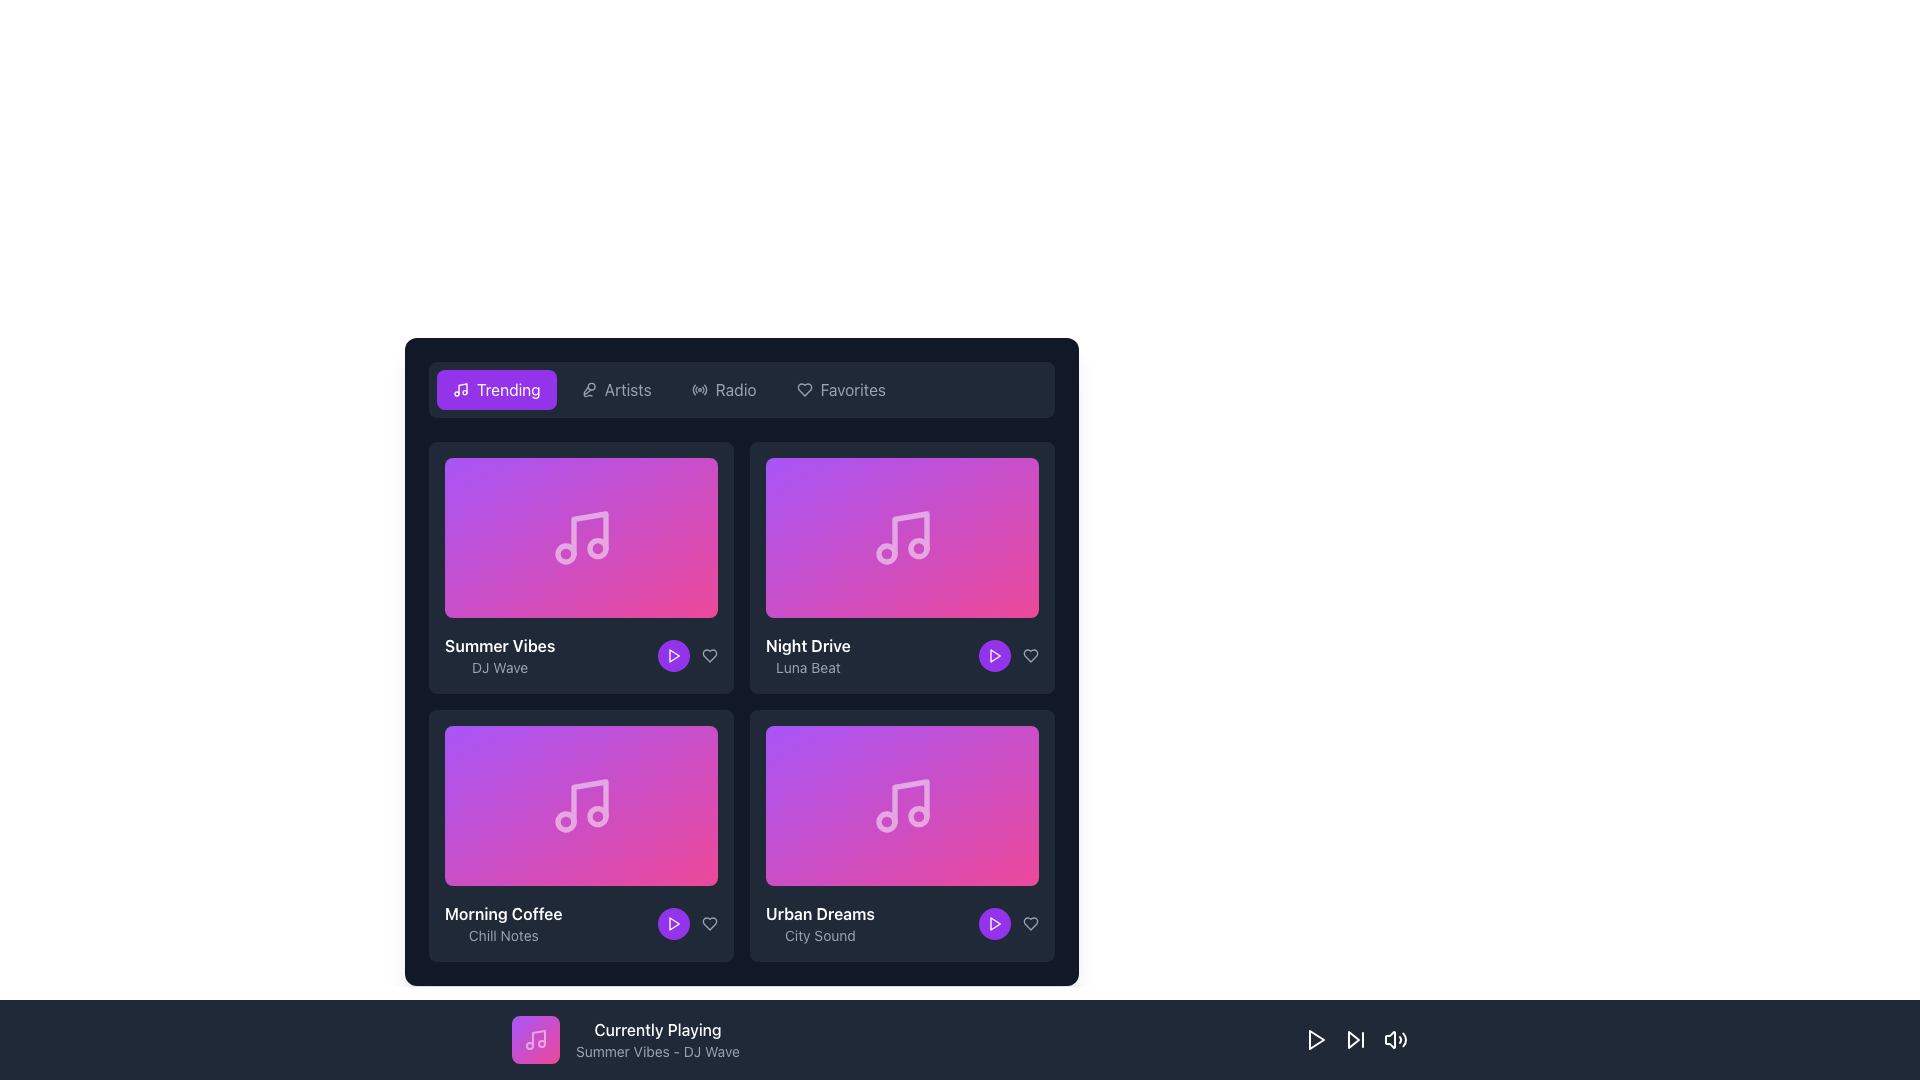  What do you see at coordinates (580, 536) in the screenshot?
I see `the representation of the icon depicting two connected musical notes, which is located in the top-left quadrant of a colorful gradient grid labeled 'Summer Vibes' by 'DJ Wave'` at bounding box center [580, 536].